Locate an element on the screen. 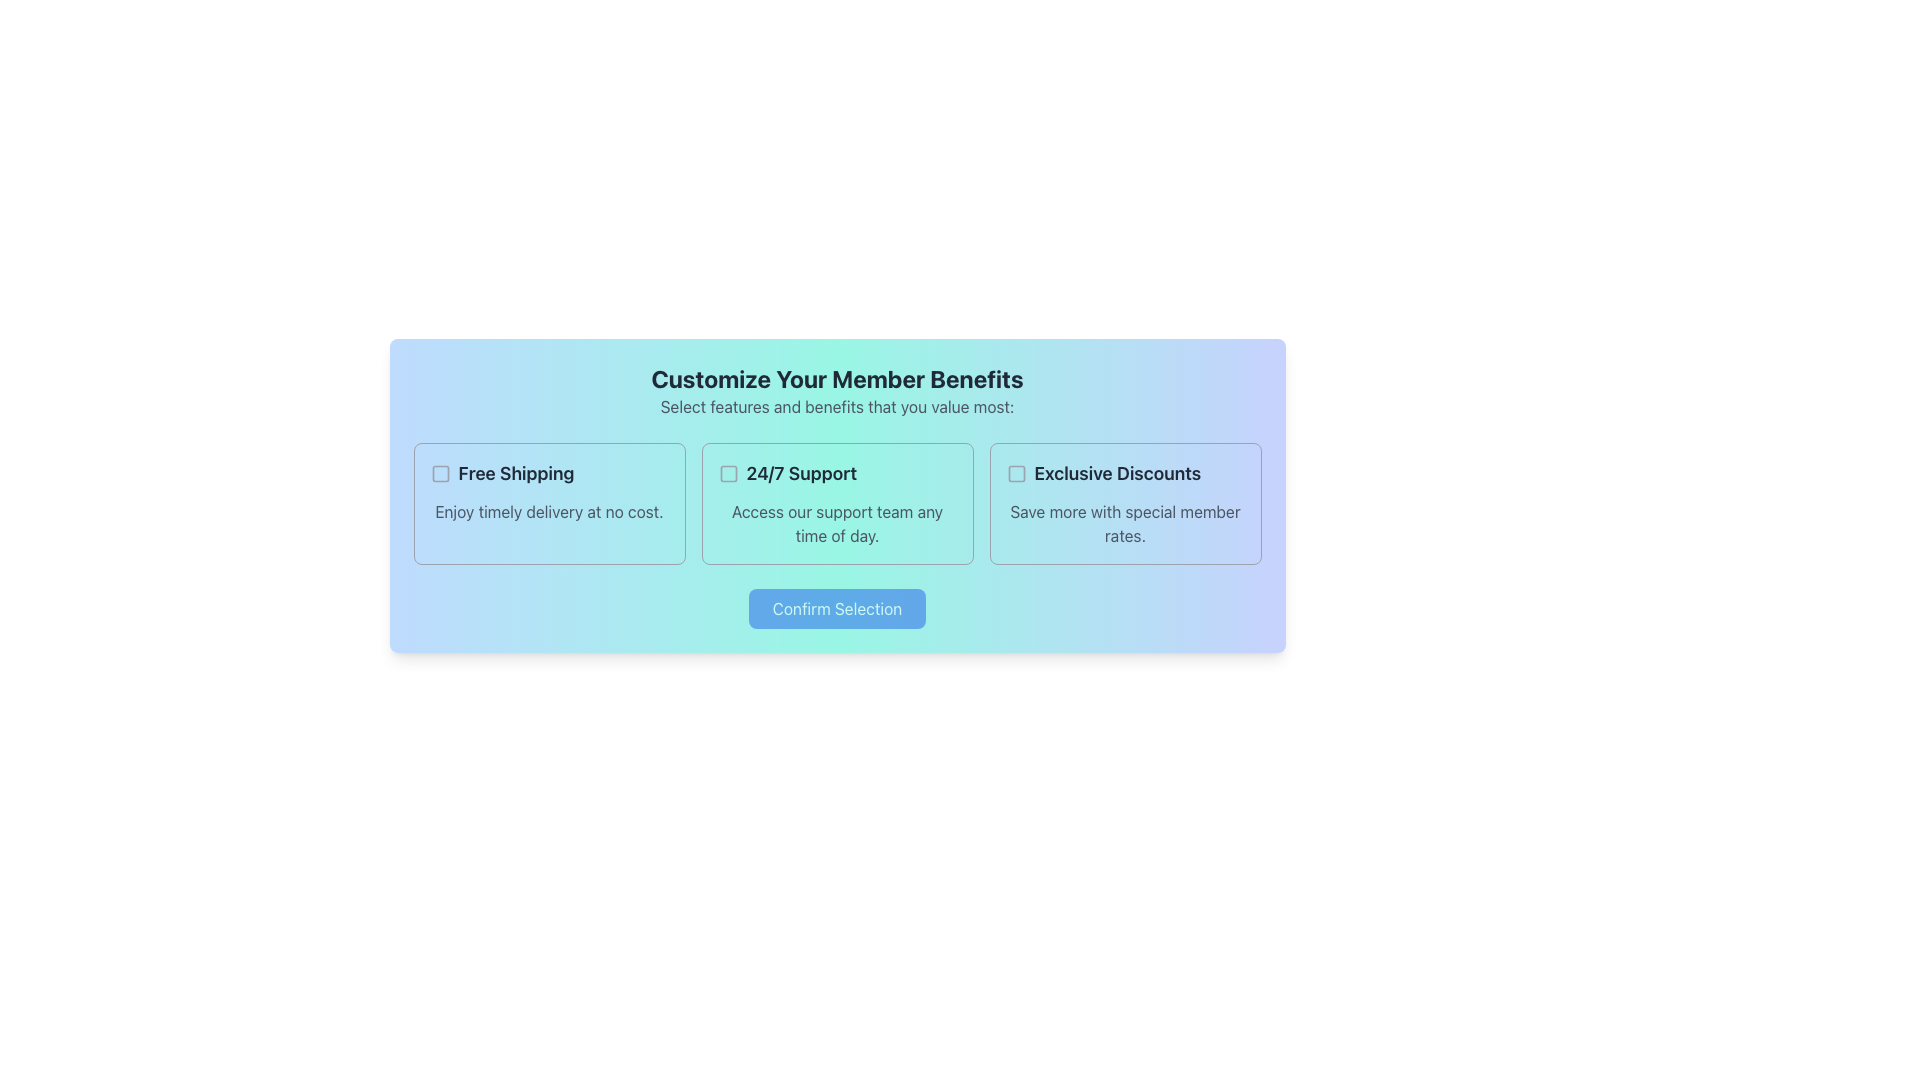  text label that displays 'Exclusive Discounts', which is styled in bold, large black font and is positioned to the rightmost side among three benefit options is located at coordinates (1116, 474).